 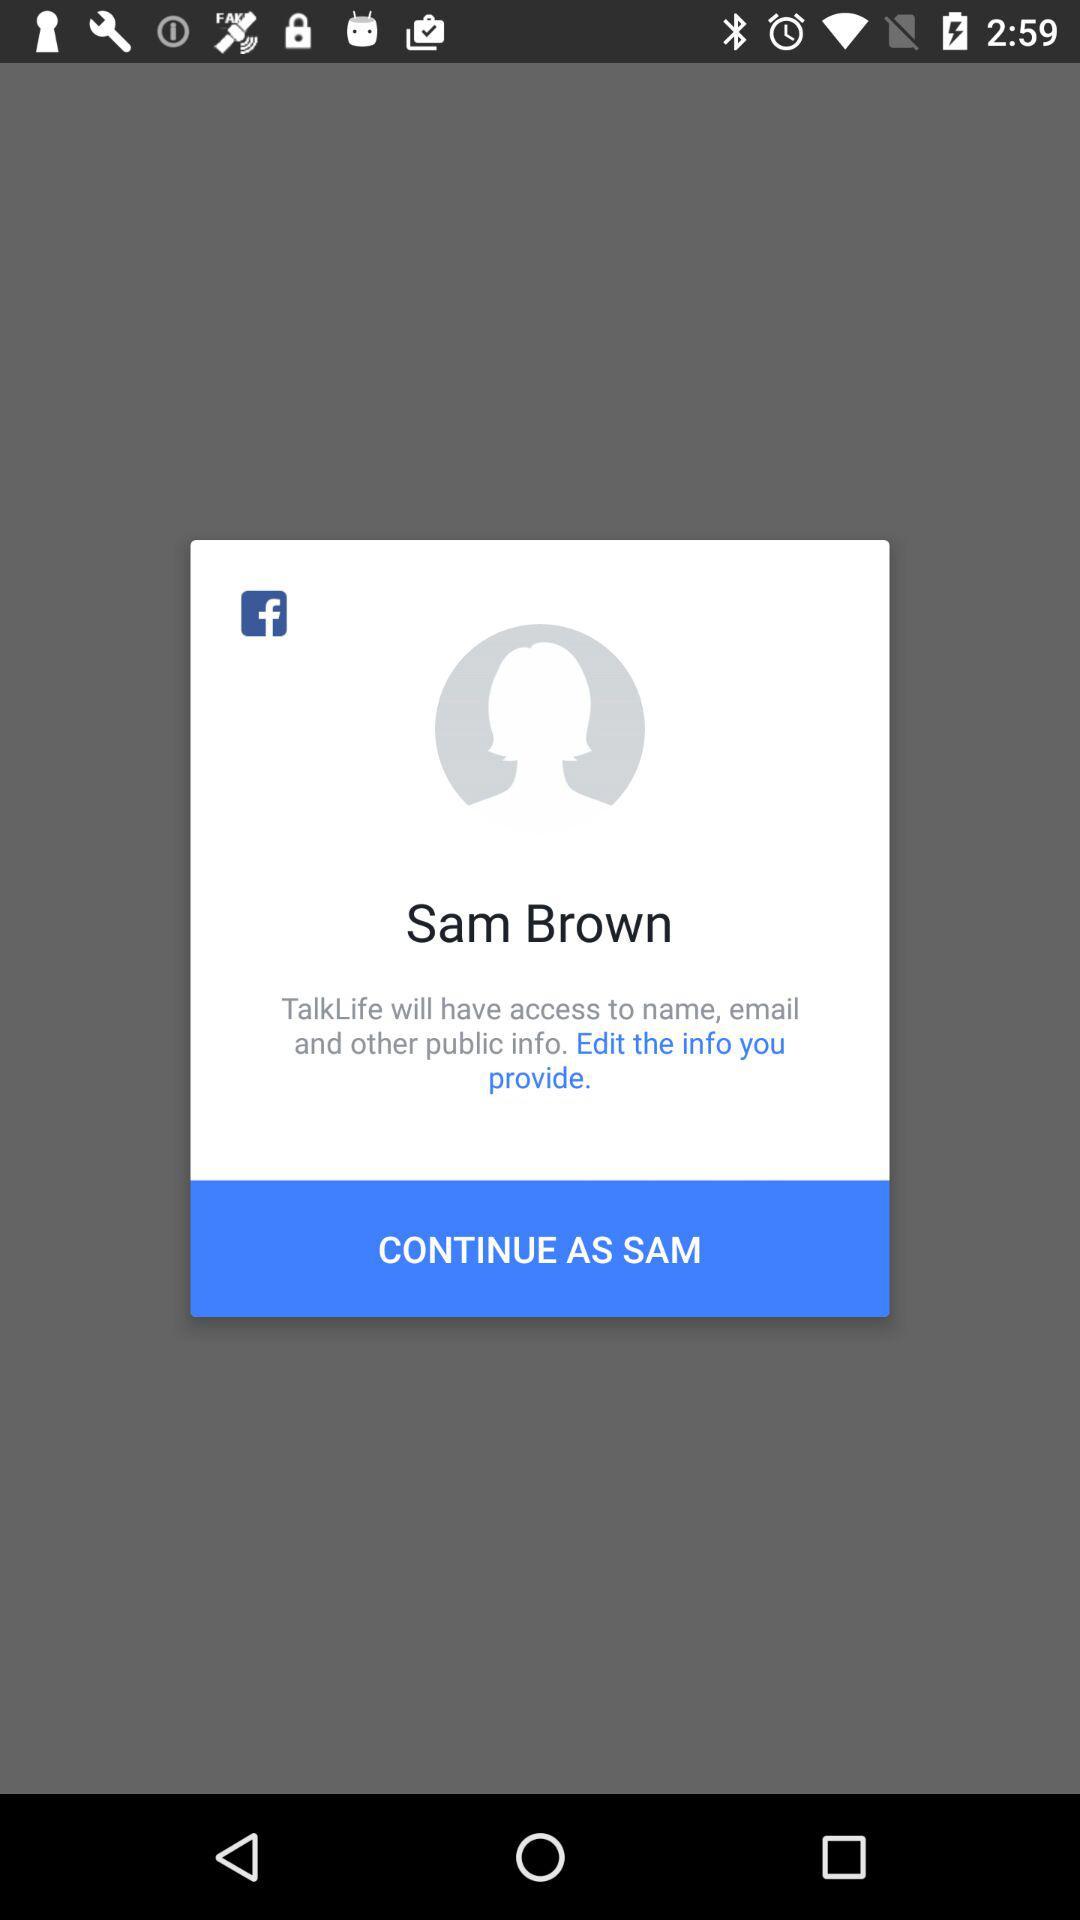 I want to click on the continue as sam item, so click(x=540, y=1247).